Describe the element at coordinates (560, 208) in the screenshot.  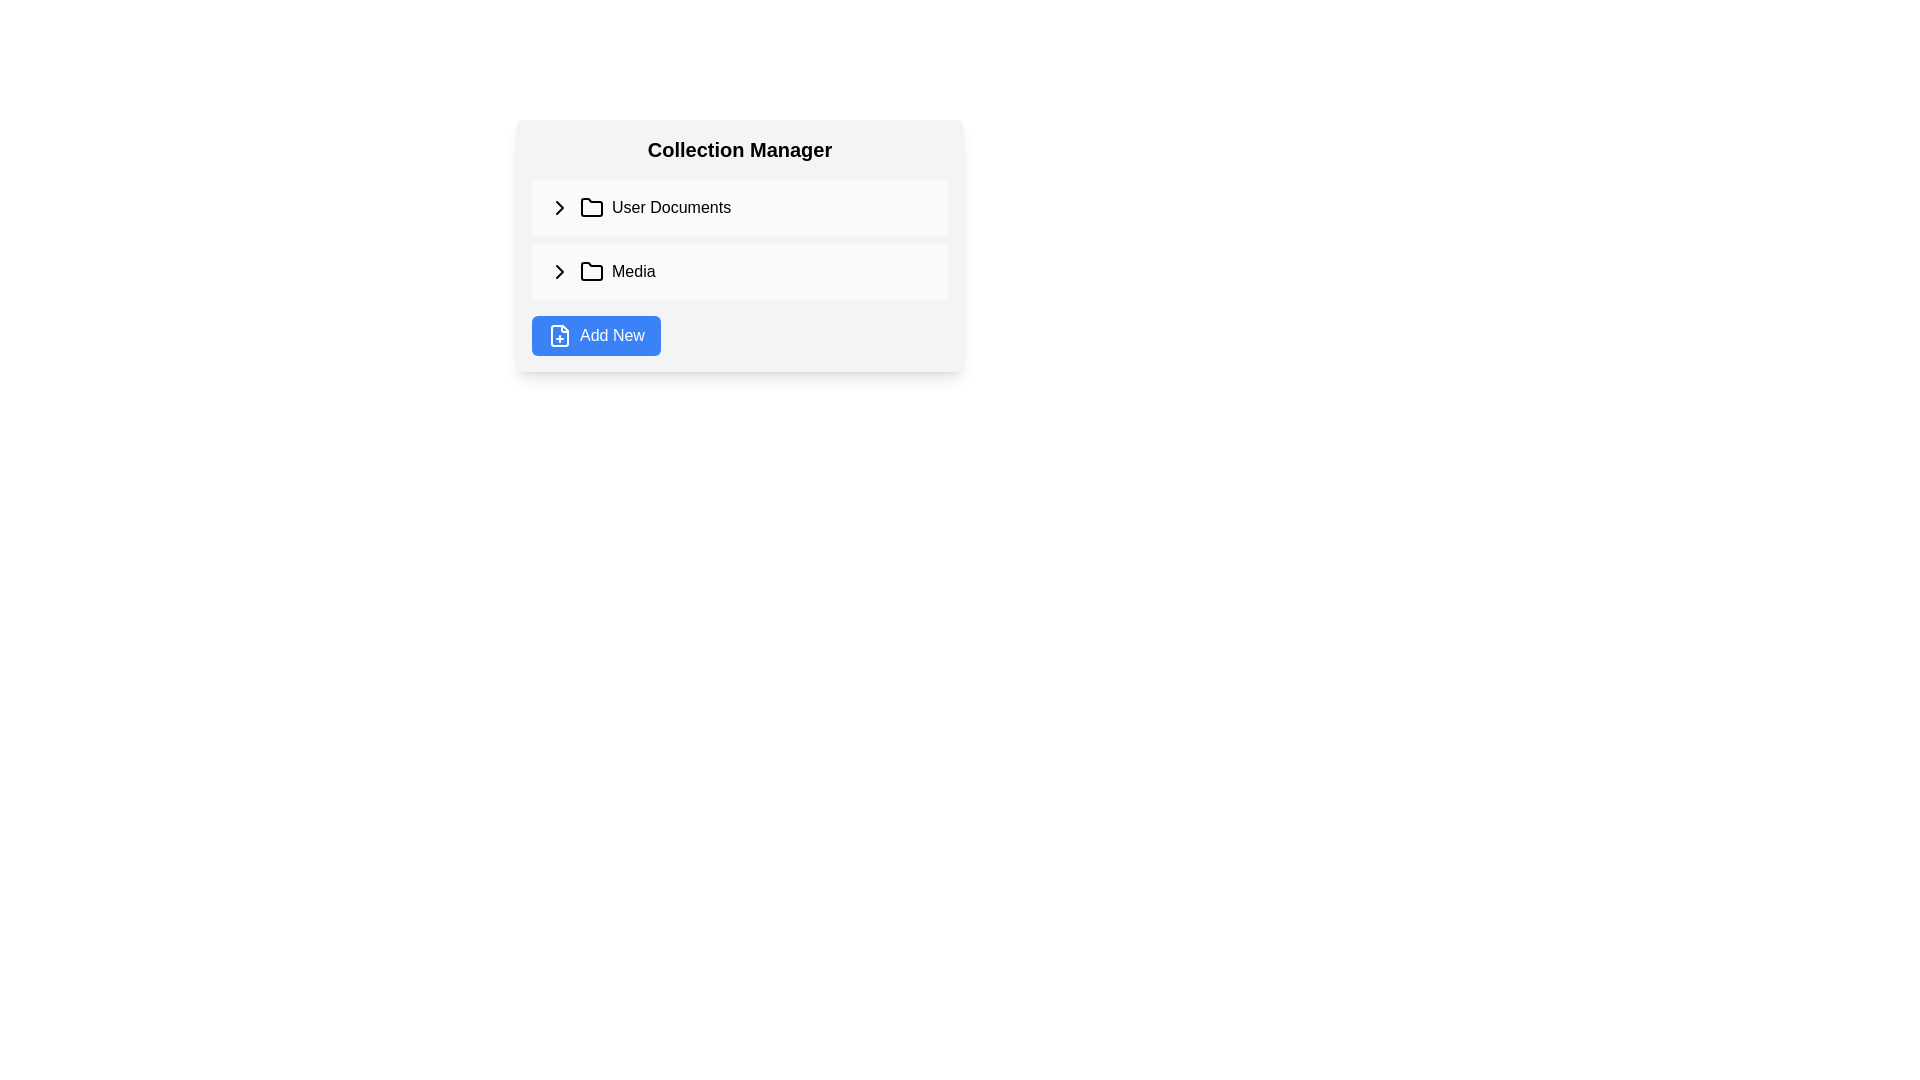
I see `the toggle button located to the left of the 'User Documents' folder icon` at that location.